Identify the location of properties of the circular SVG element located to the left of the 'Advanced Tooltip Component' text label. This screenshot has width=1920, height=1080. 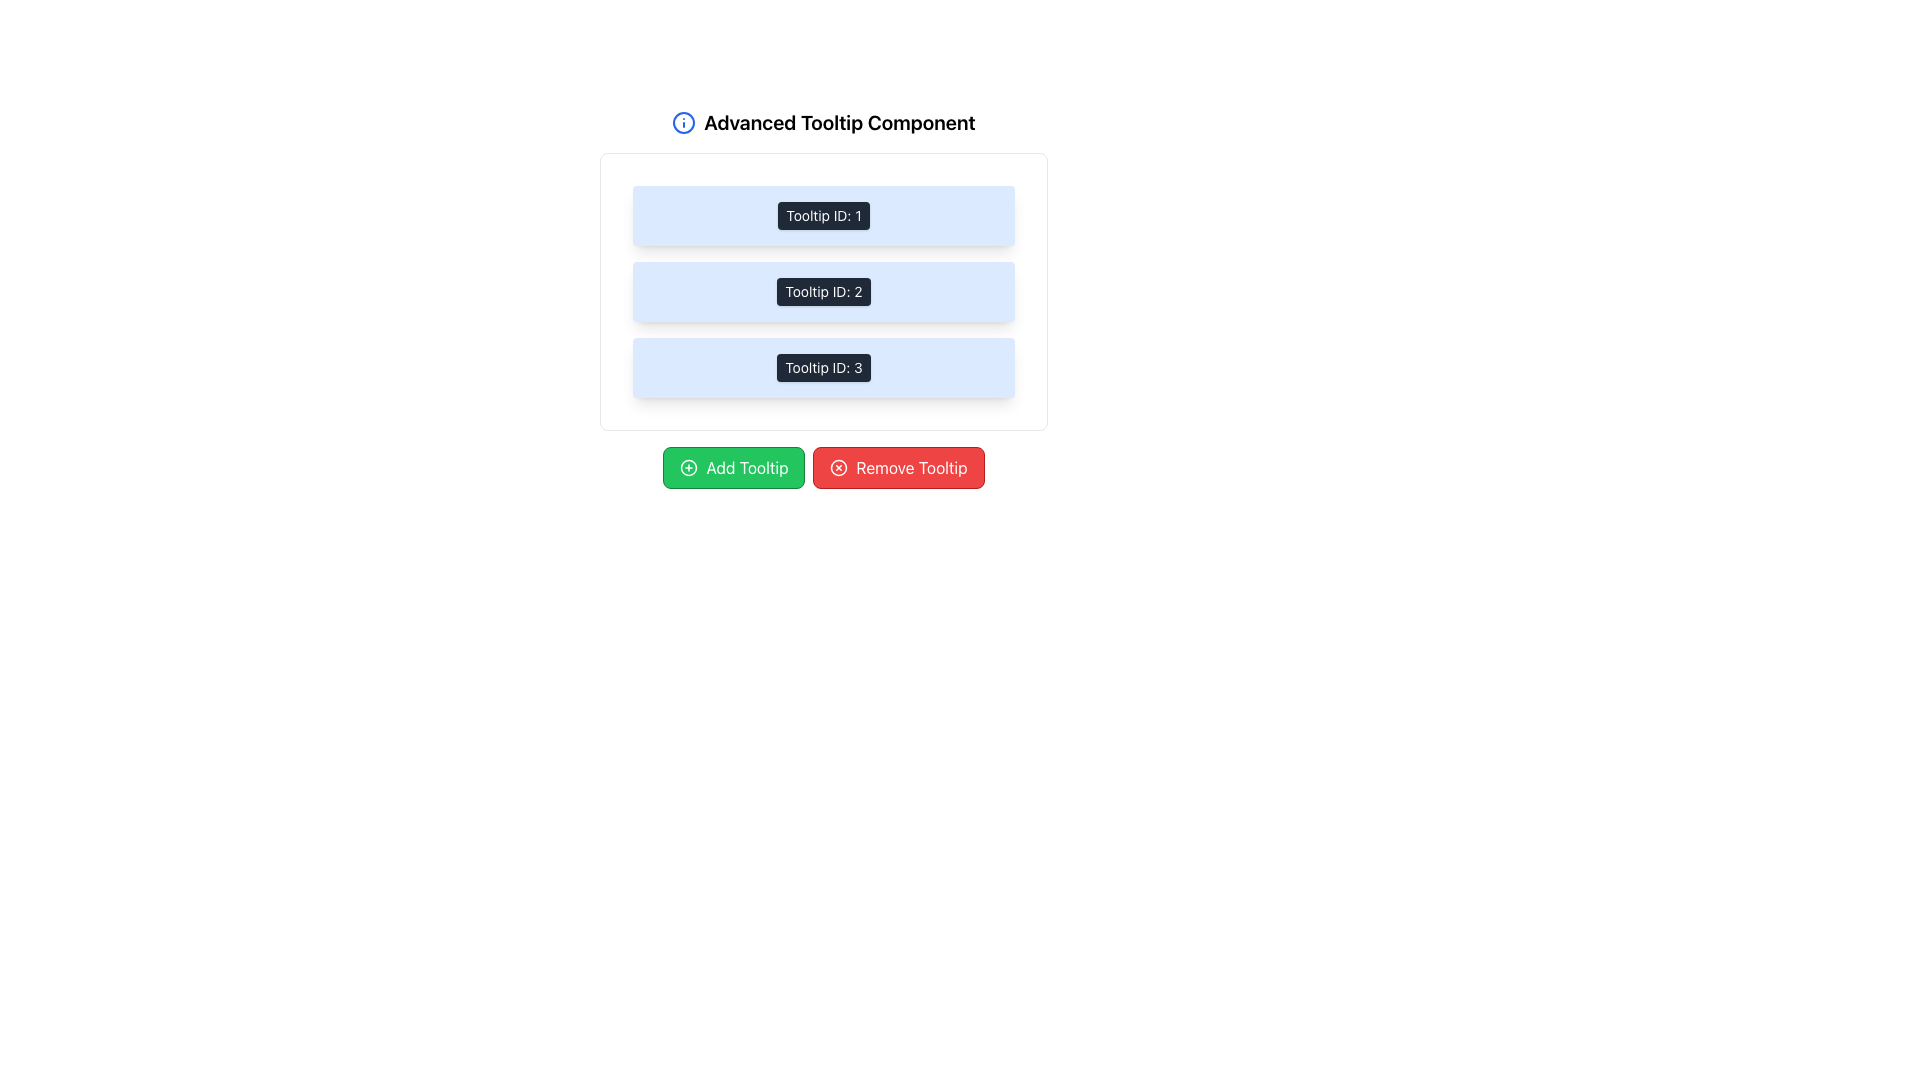
(684, 123).